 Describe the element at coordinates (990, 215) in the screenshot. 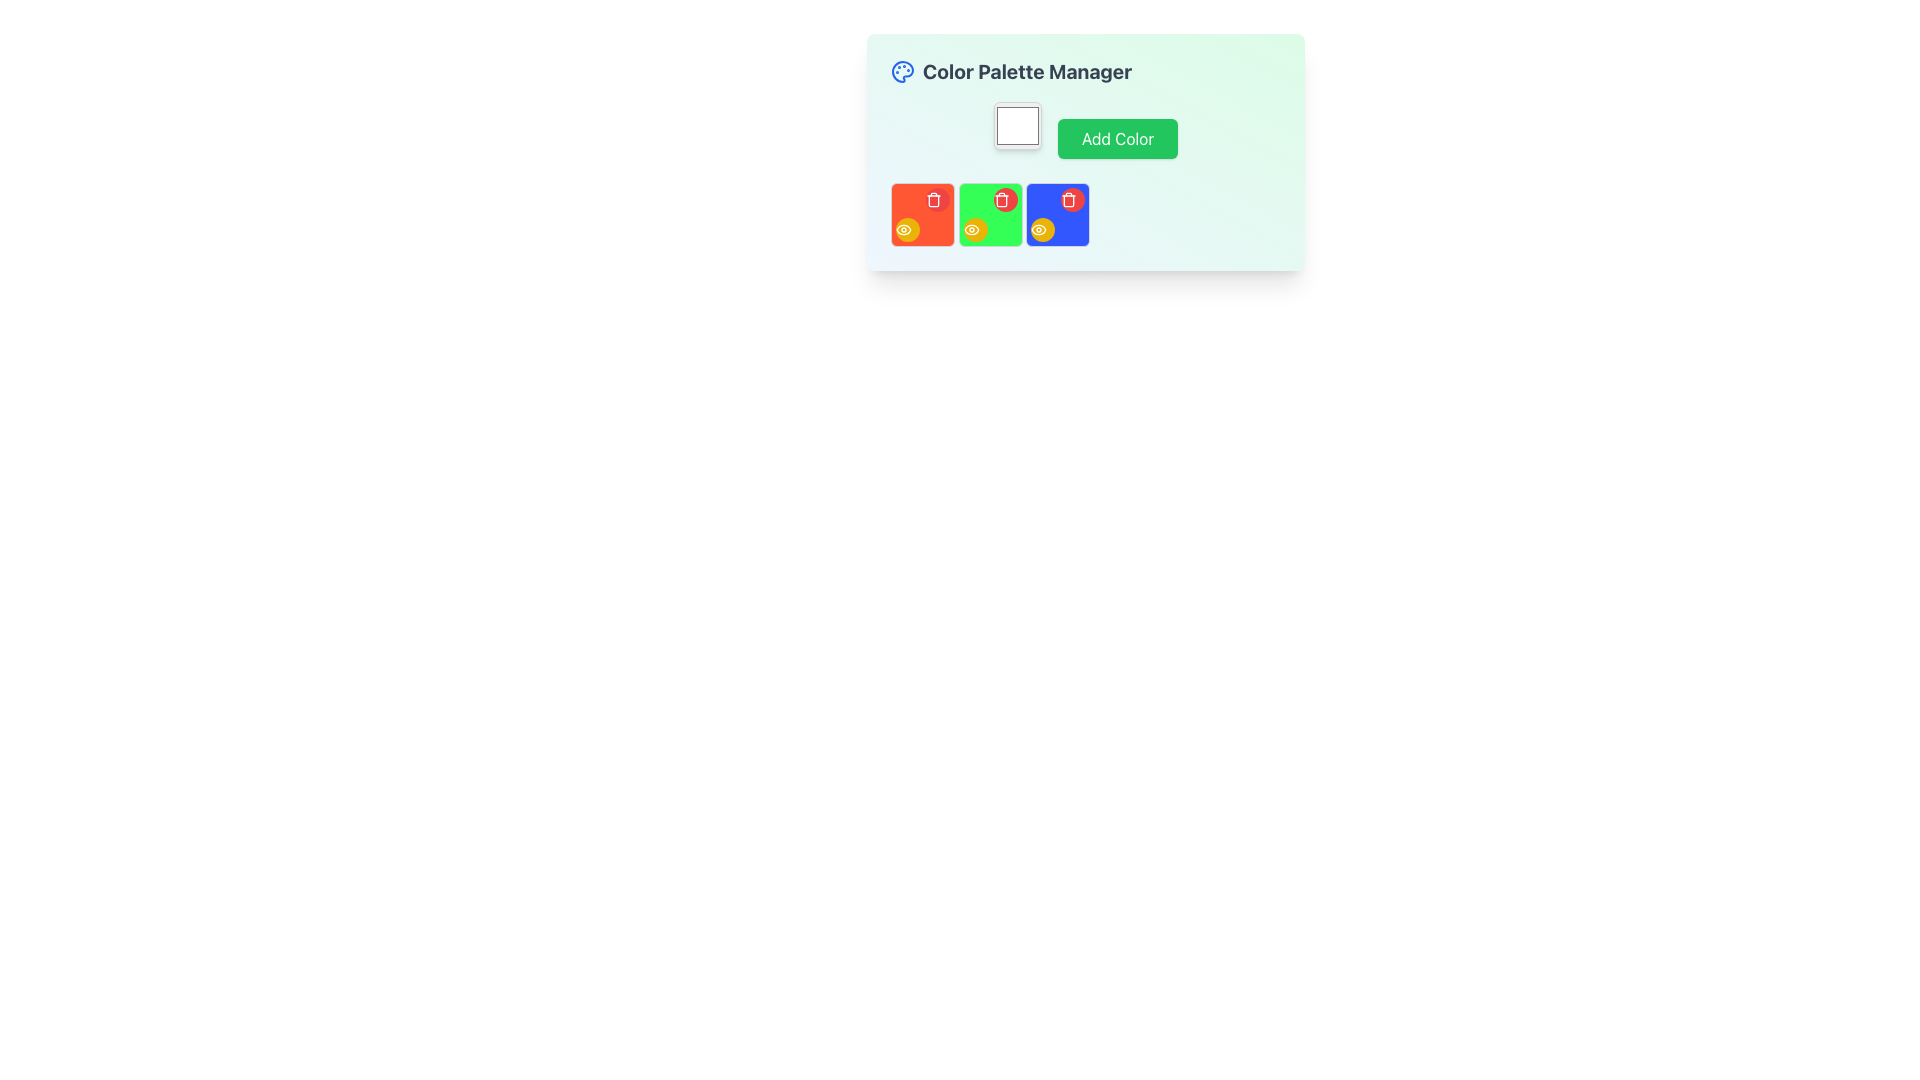

I see `the interactive card located` at that location.